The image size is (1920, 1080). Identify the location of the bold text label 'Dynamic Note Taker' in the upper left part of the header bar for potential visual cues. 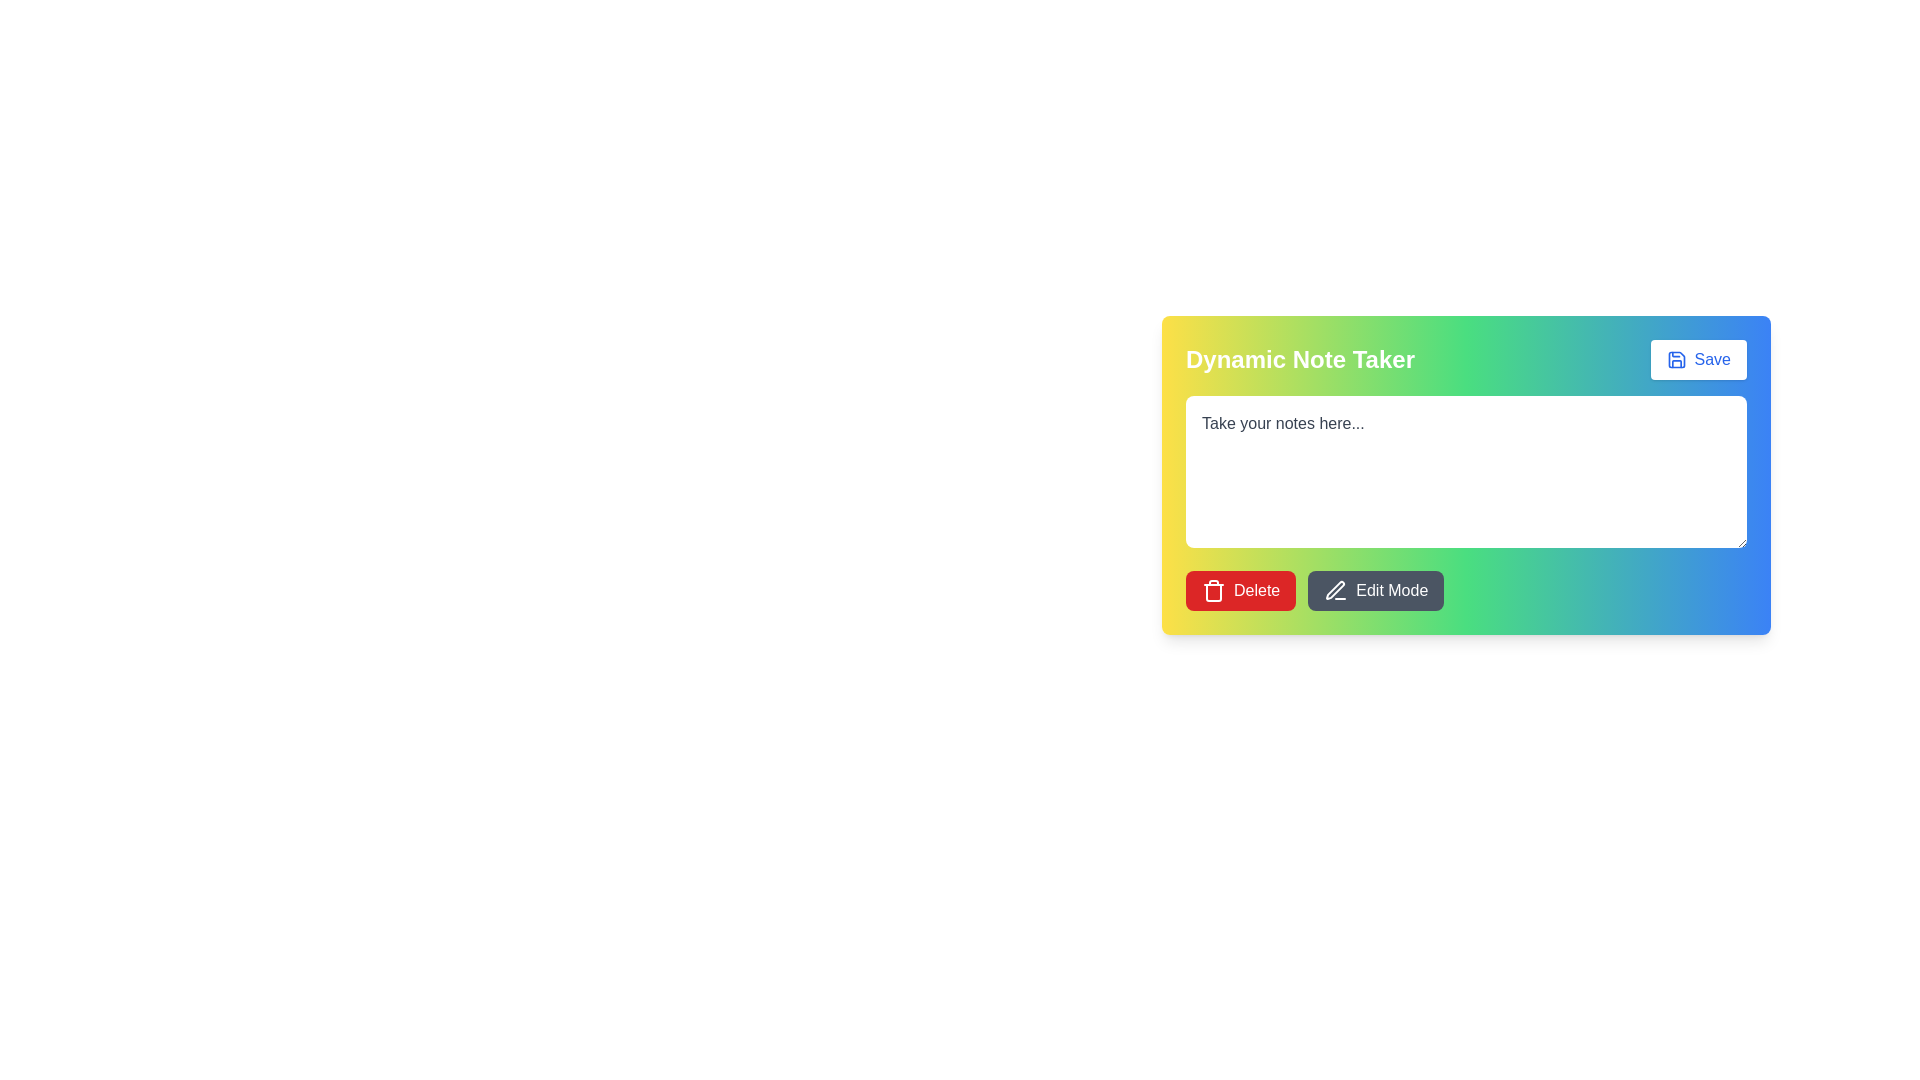
(1300, 358).